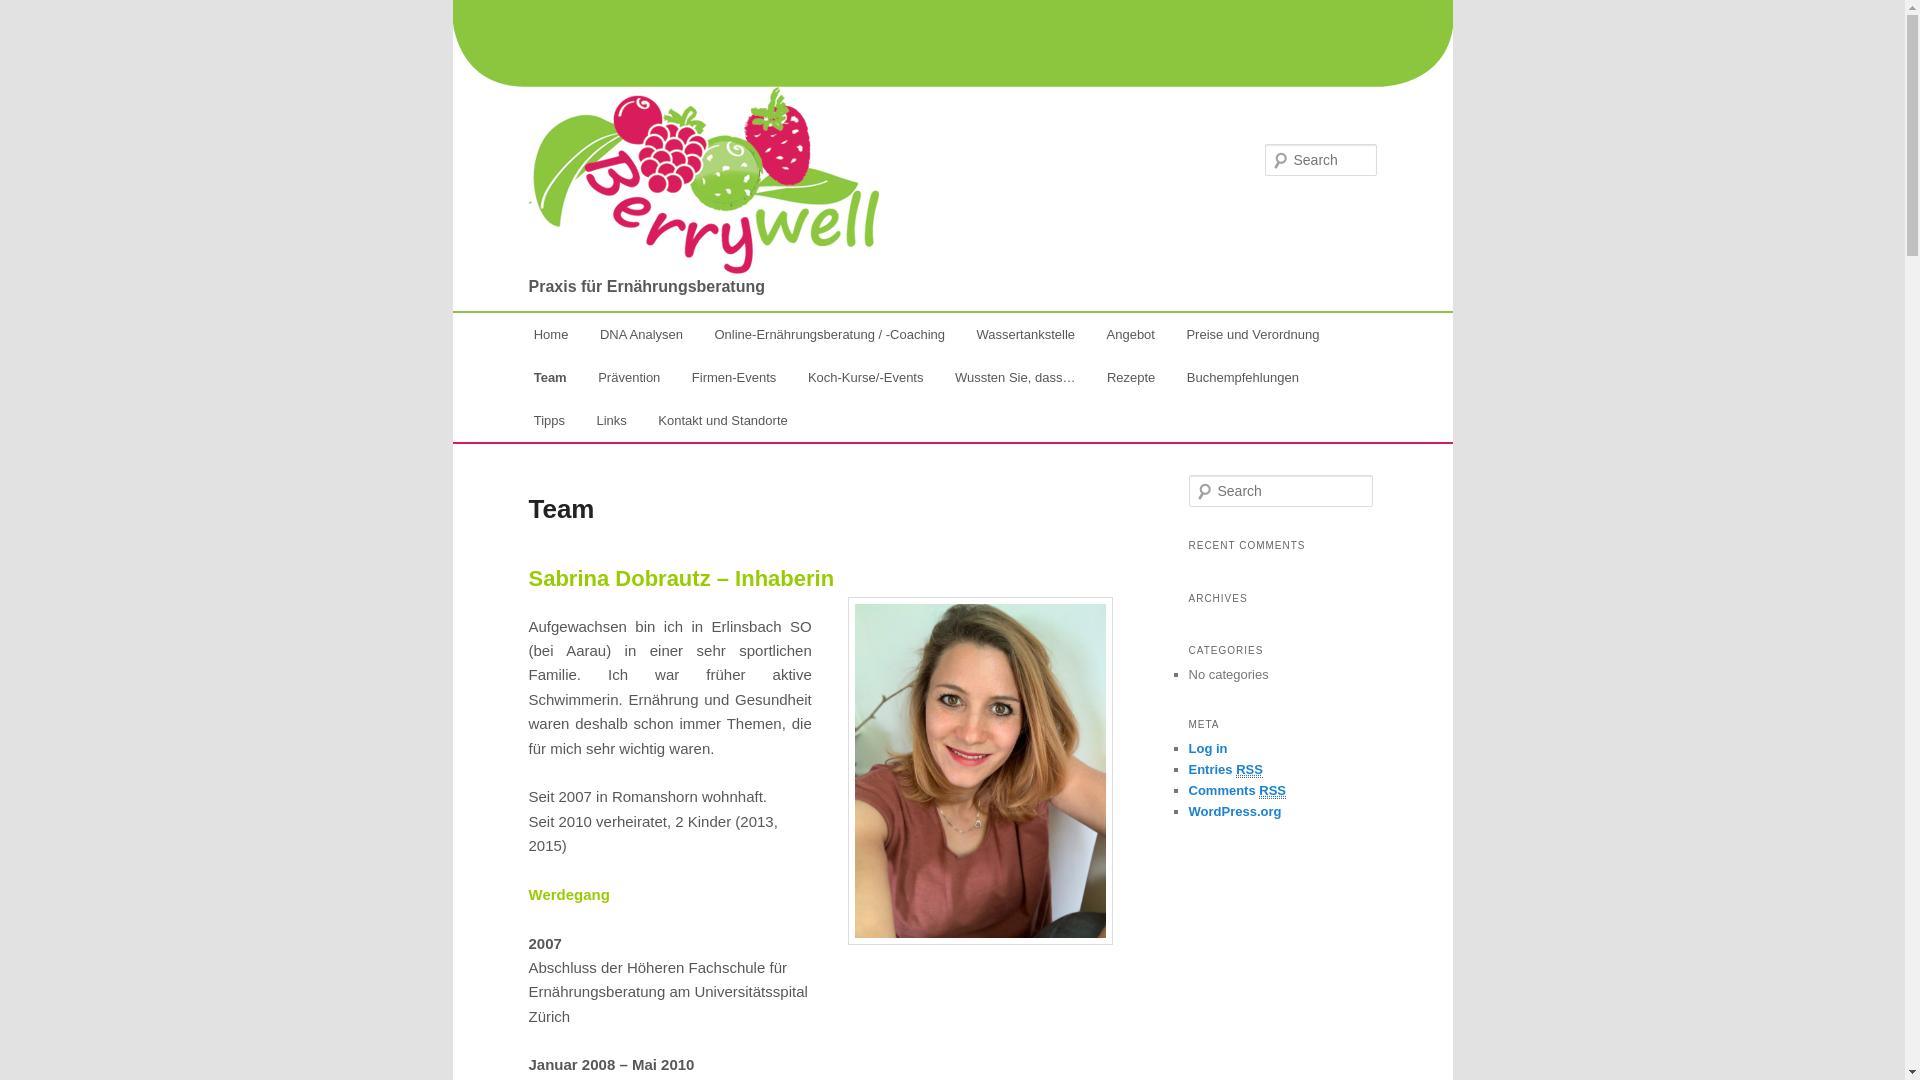 Image resolution: width=1920 pixels, height=1080 pixels. I want to click on 'Search', so click(32, 11).